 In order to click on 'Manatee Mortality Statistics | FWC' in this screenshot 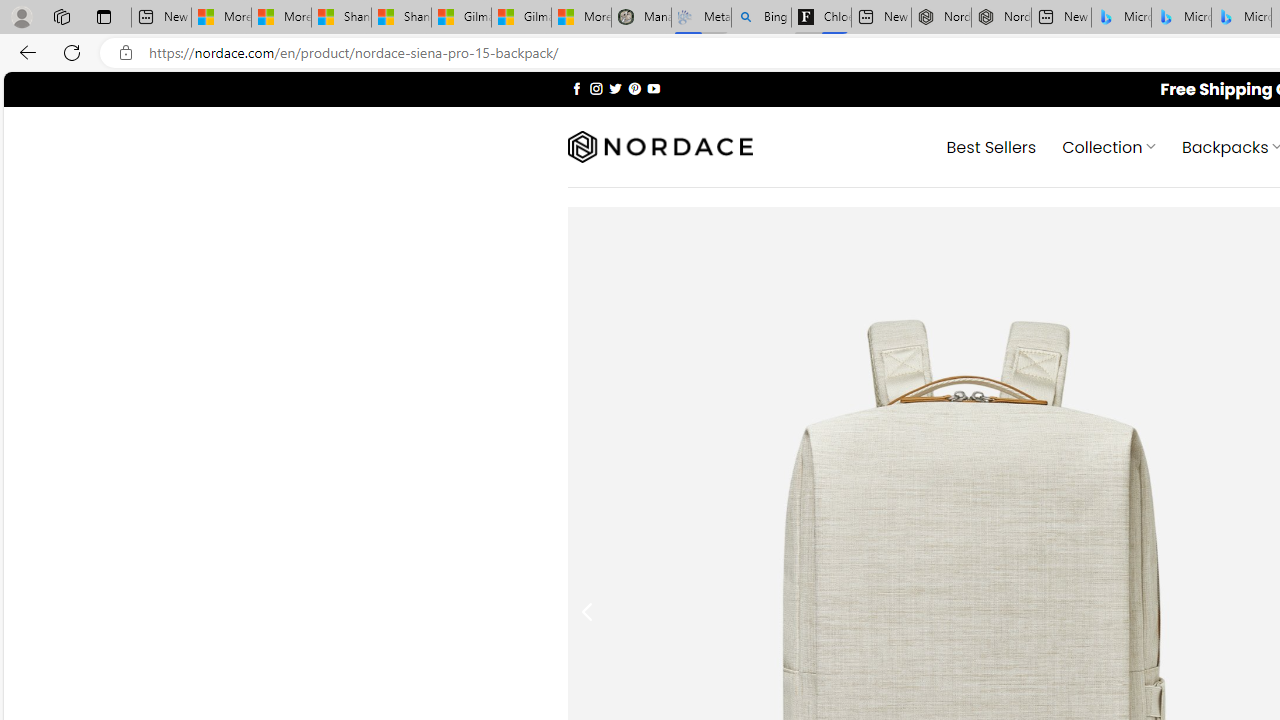, I will do `click(641, 17)`.